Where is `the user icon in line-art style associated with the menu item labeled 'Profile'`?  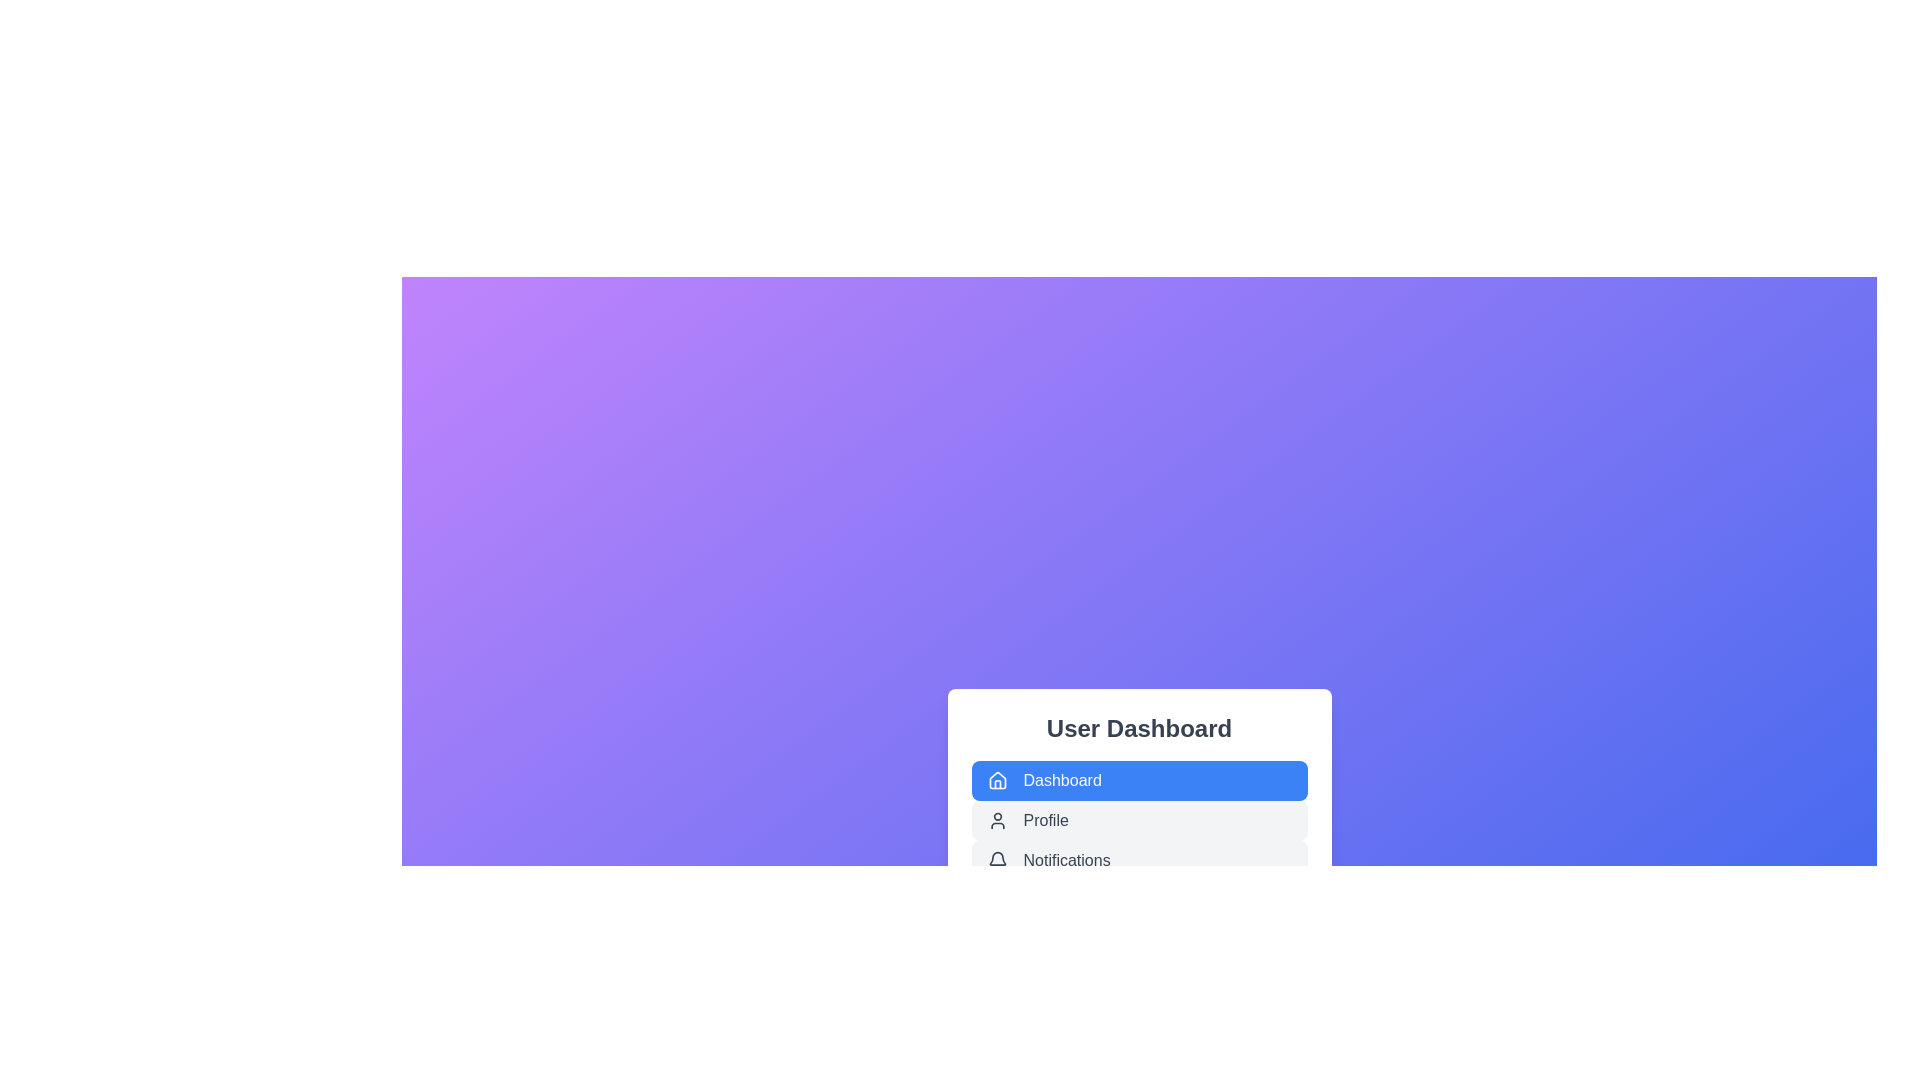
the user icon in line-art style associated with the menu item labeled 'Profile' is located at coordinates (997, 821).